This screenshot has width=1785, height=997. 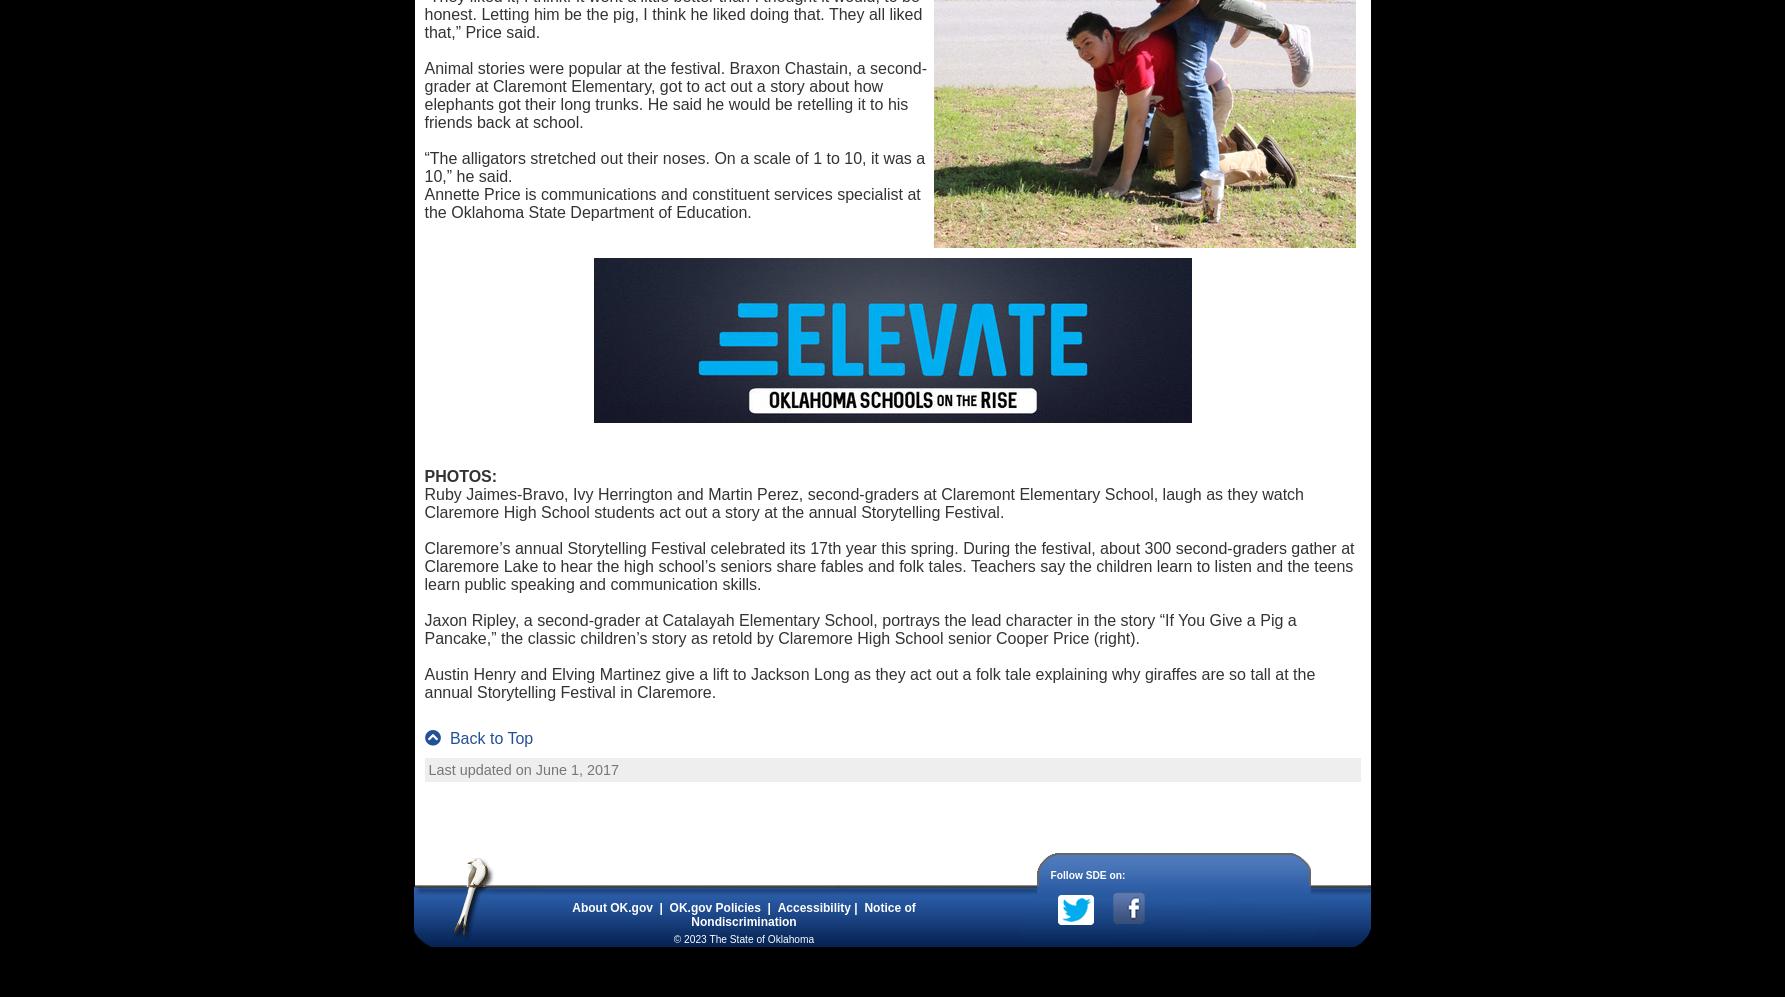 What do you see at coordinates (673, 166) in the screenshot?
I see `'“The alligators stretched out their noses. On a scale of 1 to 10, it was a 10,” he said.'` at bounding box center [673, 166].